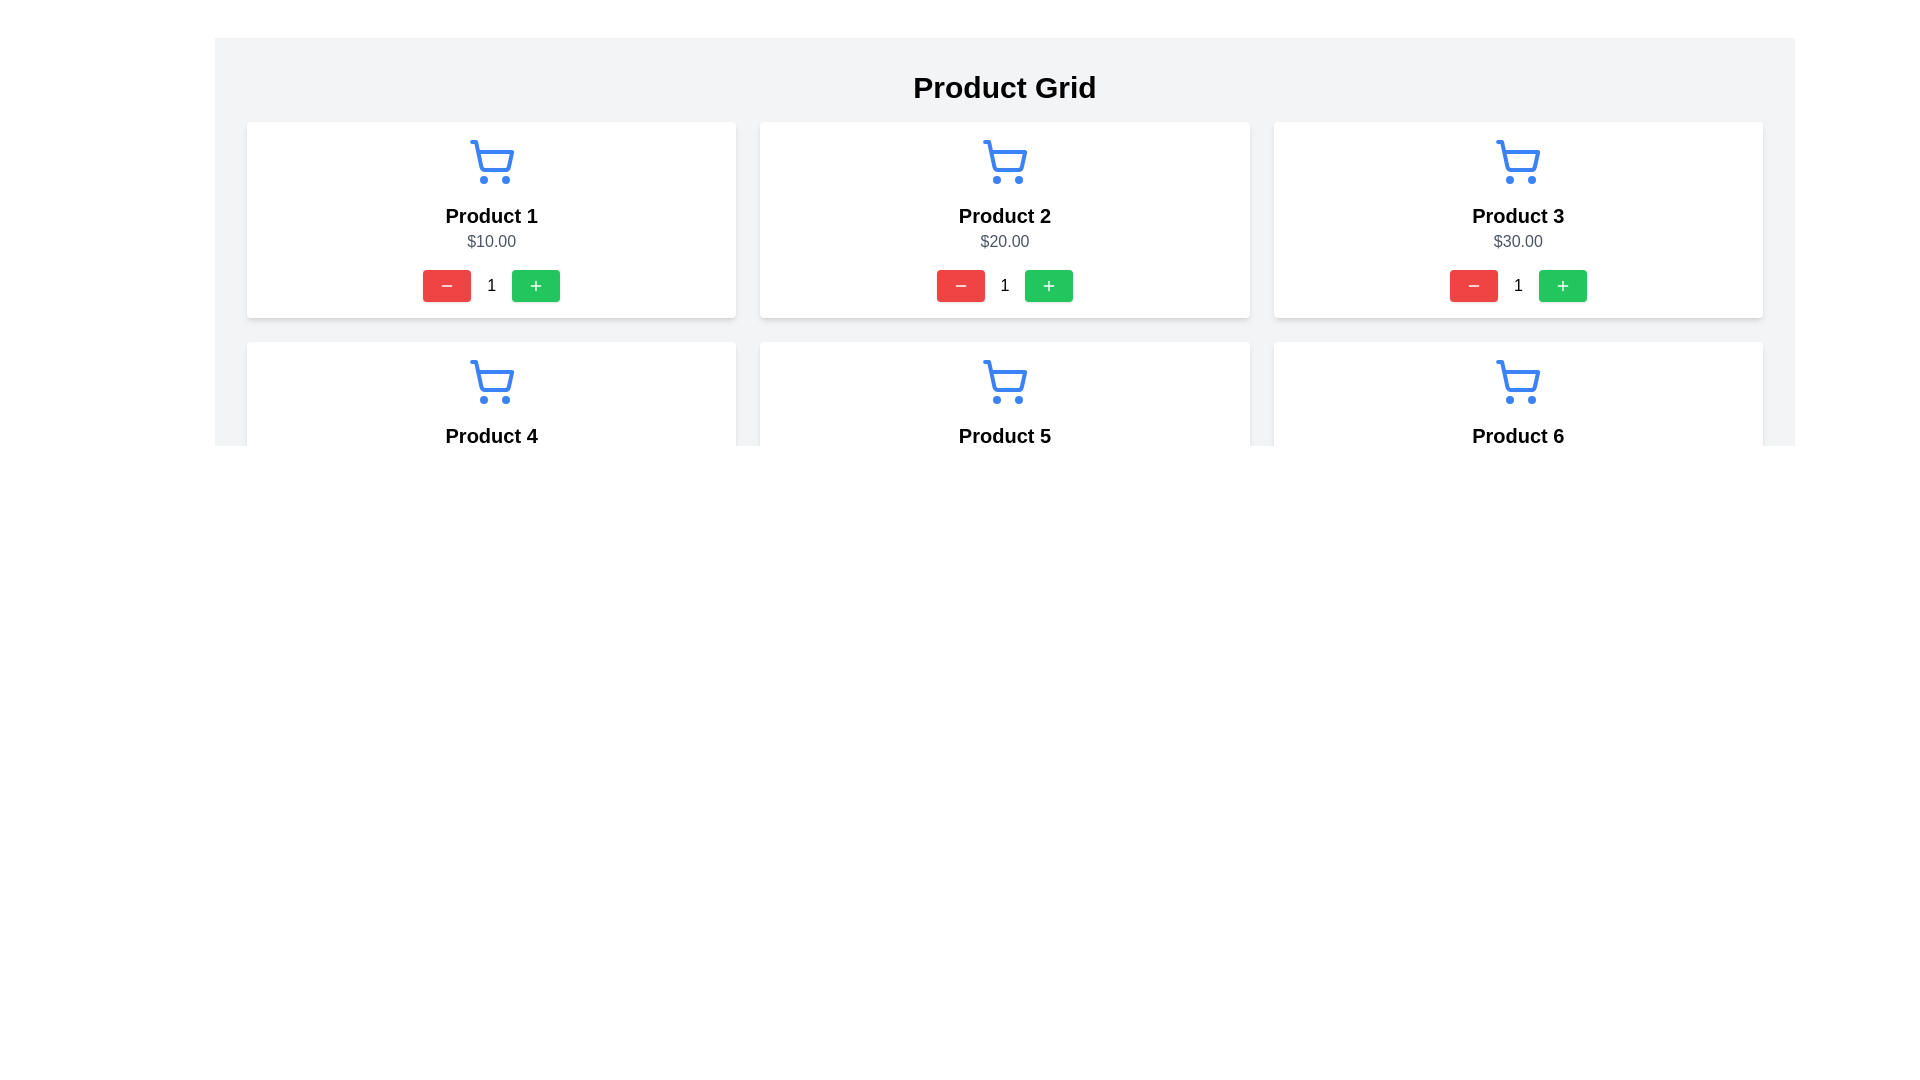  Describe the element at coordinates (491, 285) in the screenshot. I see `the numeral '1' displayed in a sans-serif font, which is centrally positioned between the red decrement button and the green increment button in the product card titled 'Product 1'` at that location.